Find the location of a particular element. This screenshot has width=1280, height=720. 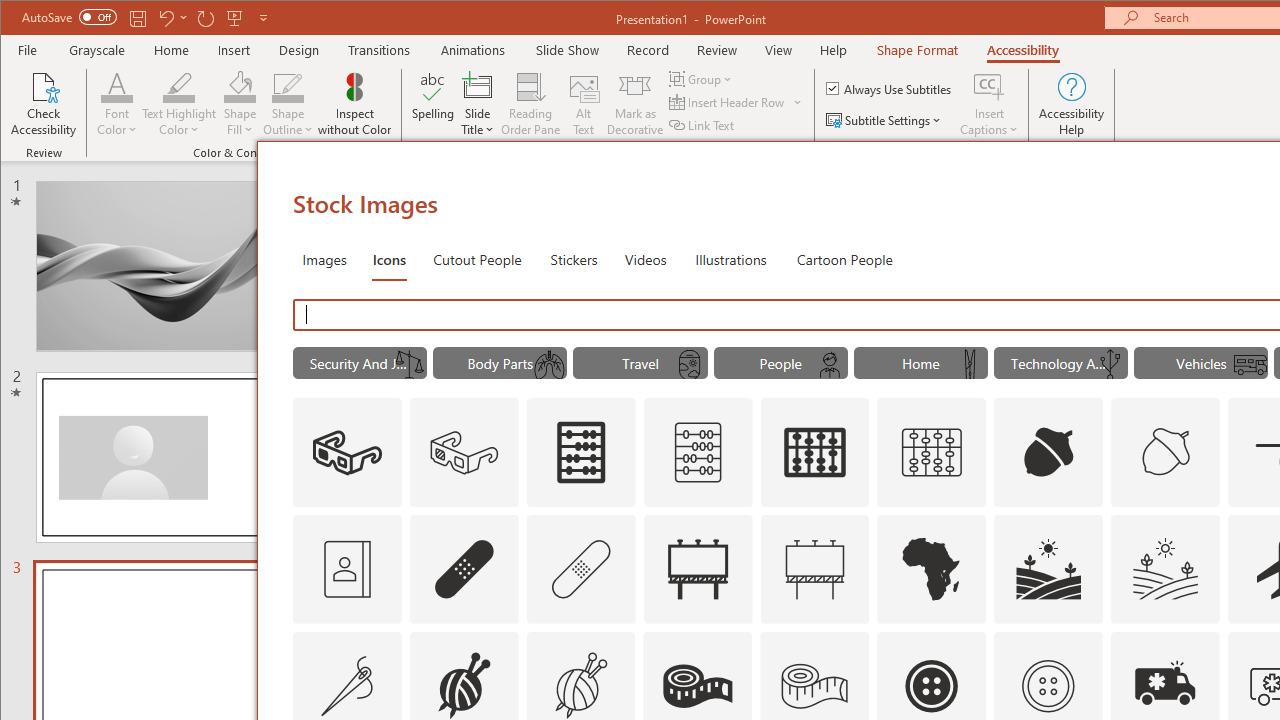

'Spelling...' is located at coordinates (432, 104).